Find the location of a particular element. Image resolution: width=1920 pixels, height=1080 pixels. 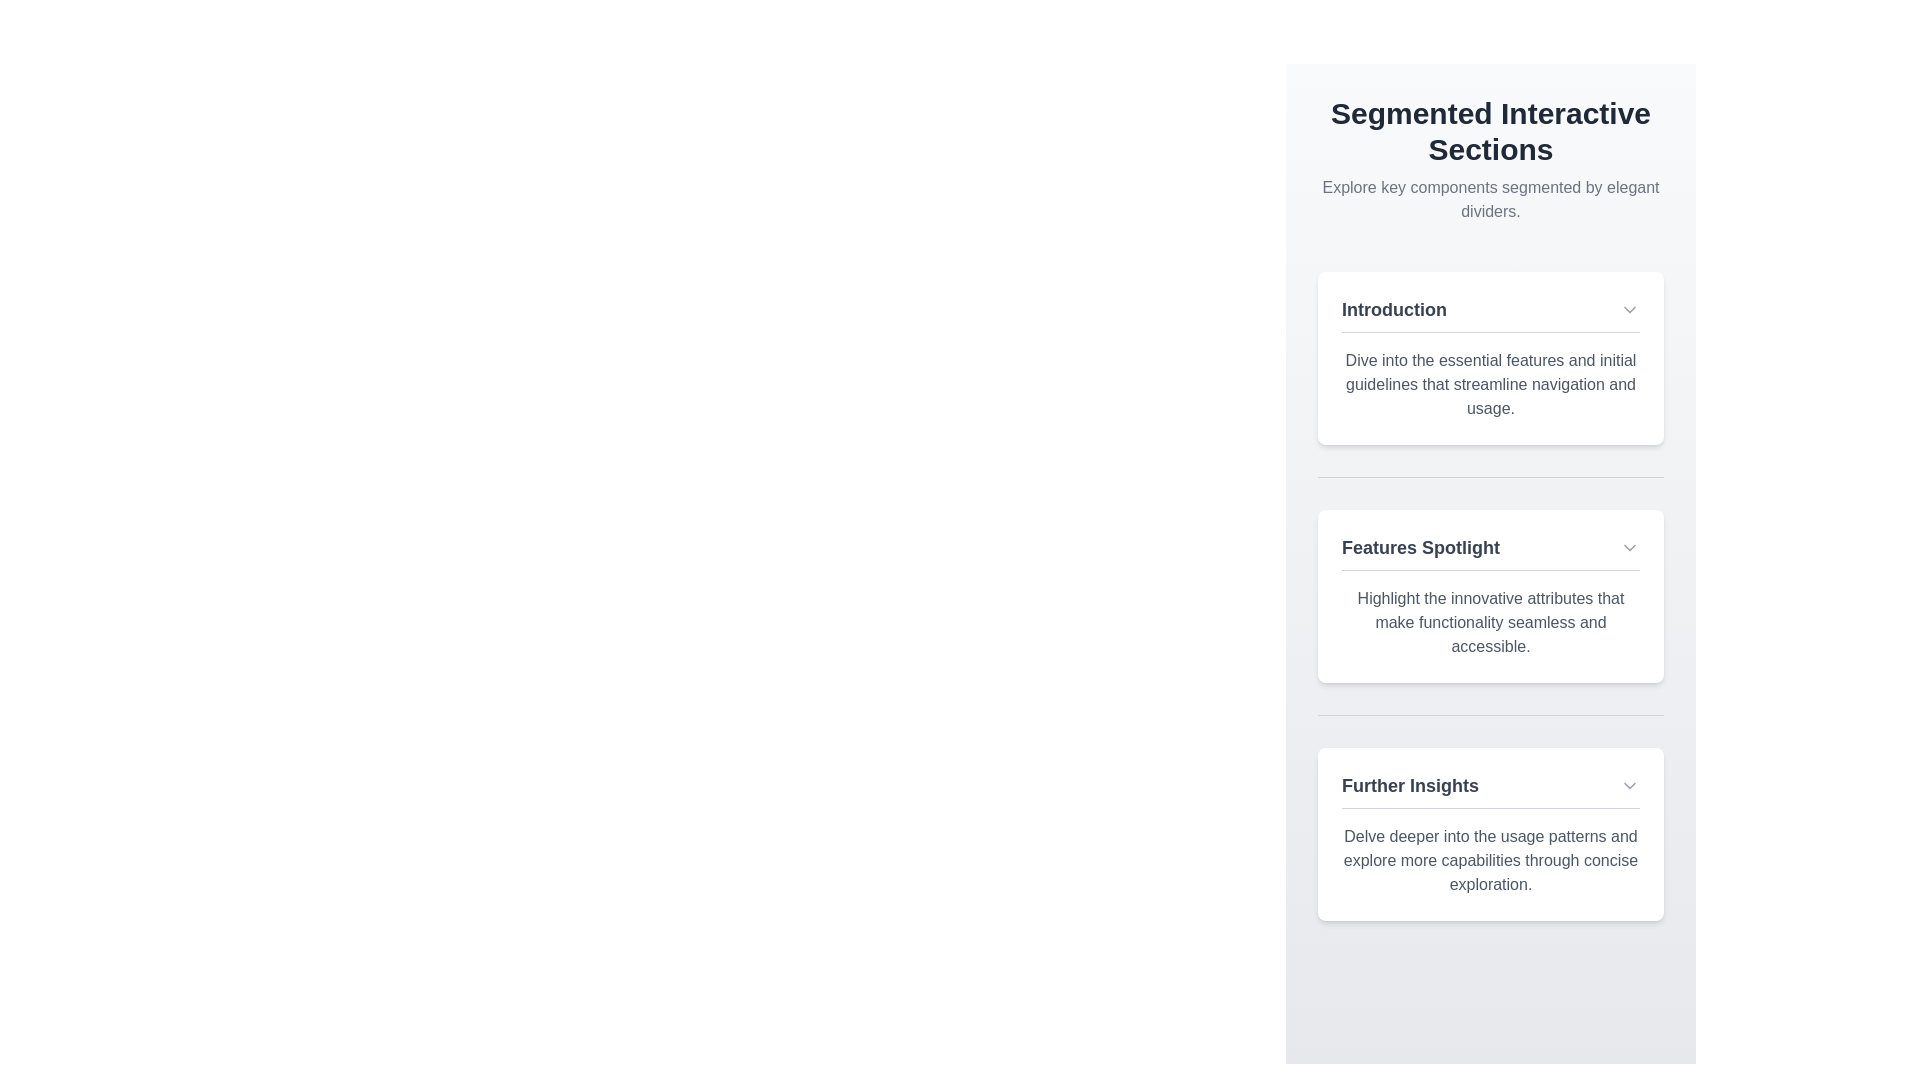

the thin gray horizontal separator line positioned between the 'Introduction' and 'Features Spotlight' sections is located at coordinates (1491, 477).